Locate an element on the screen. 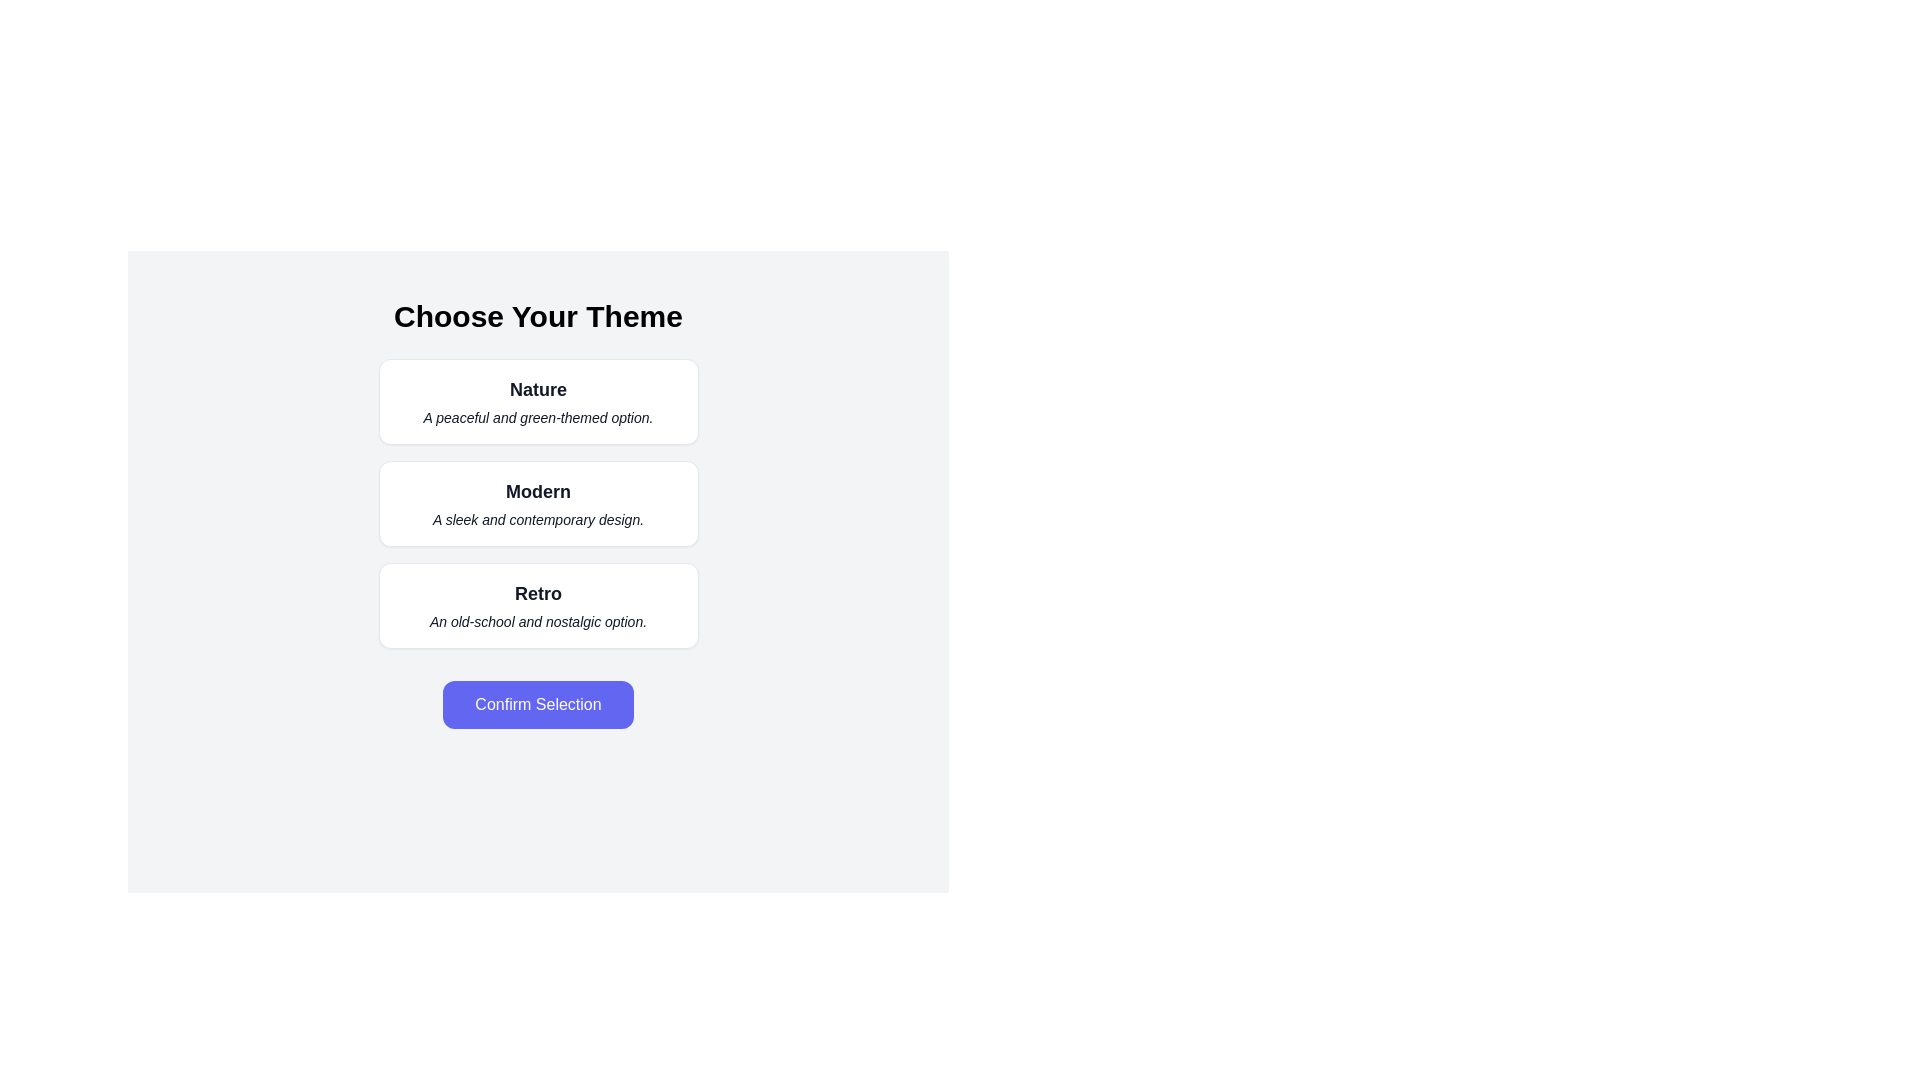  the 'Retro' theme selectable card, which is the third option in a vertical list of three elements, following 'Nature' and 'Modern' is located at coordinates (538, 604).